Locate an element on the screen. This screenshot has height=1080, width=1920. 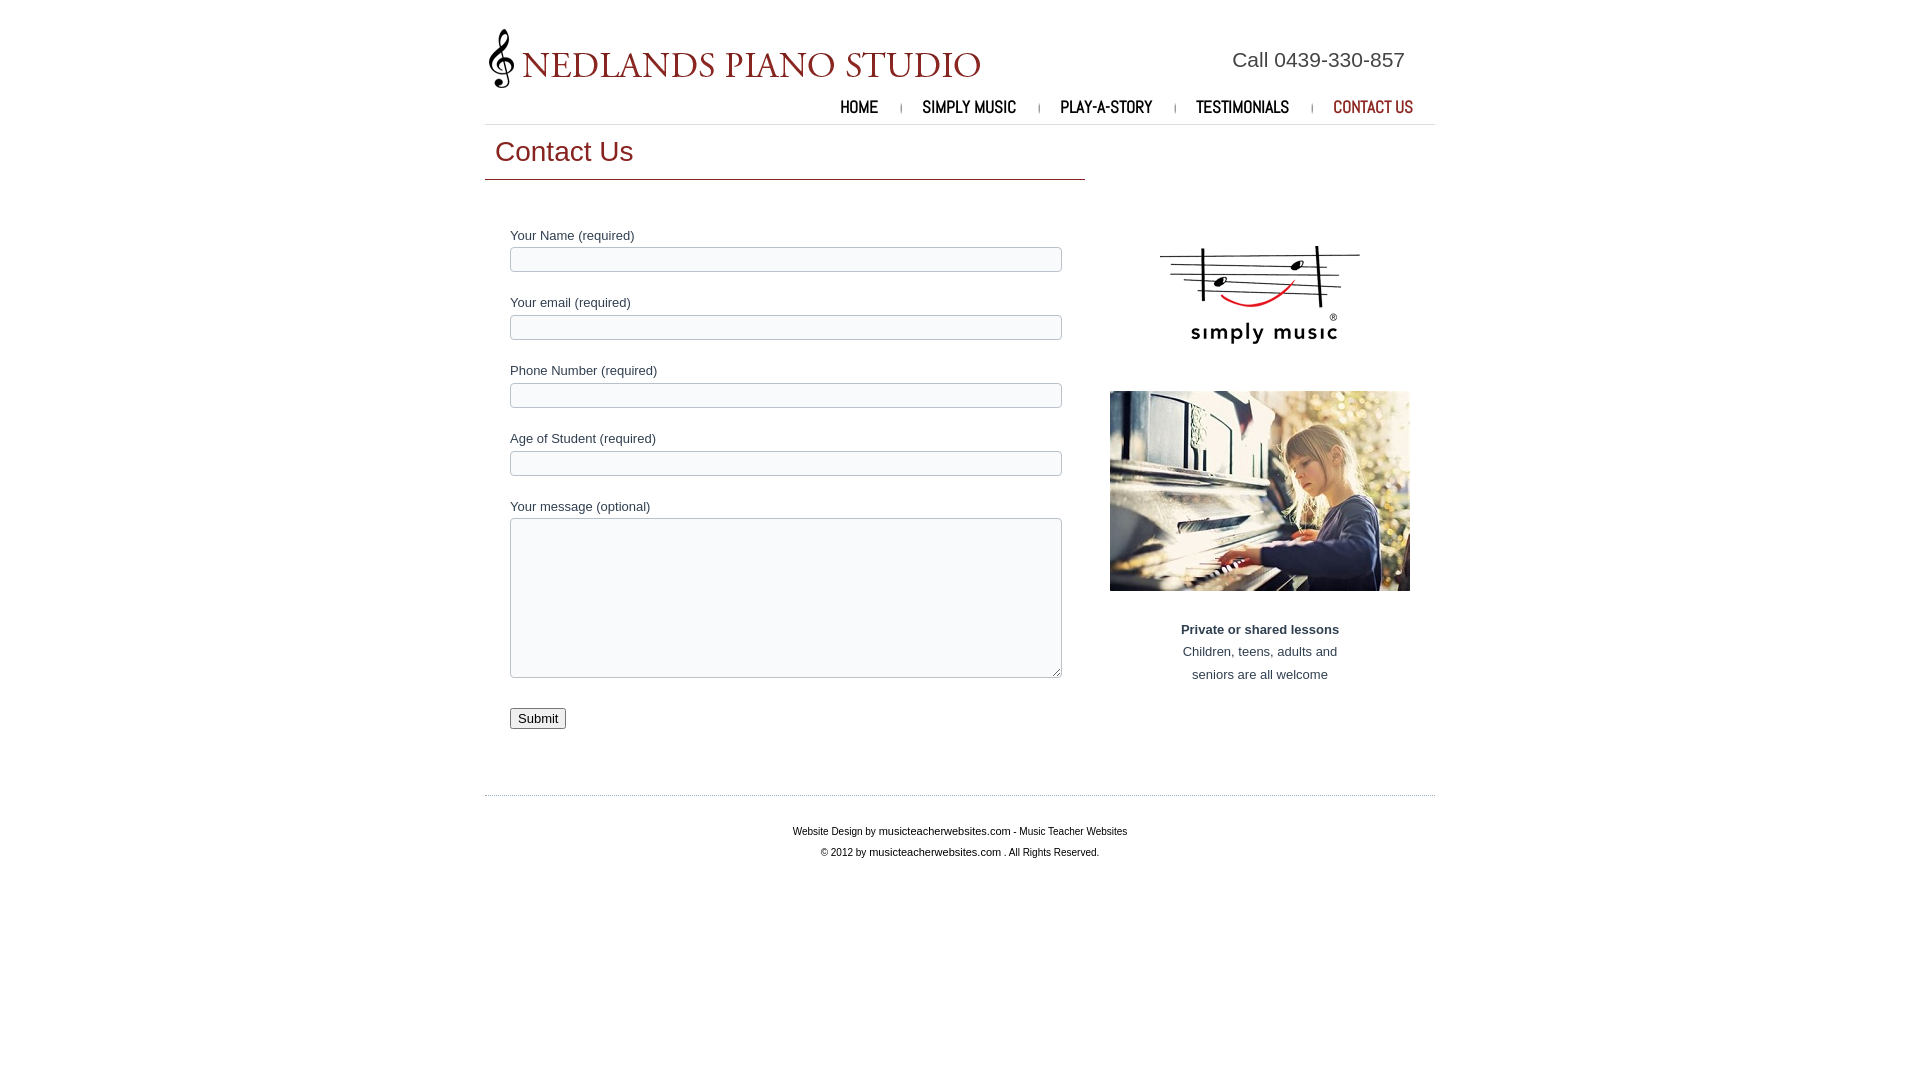
'SIMPLY MUSIC' is located at coordinates (969, 107).